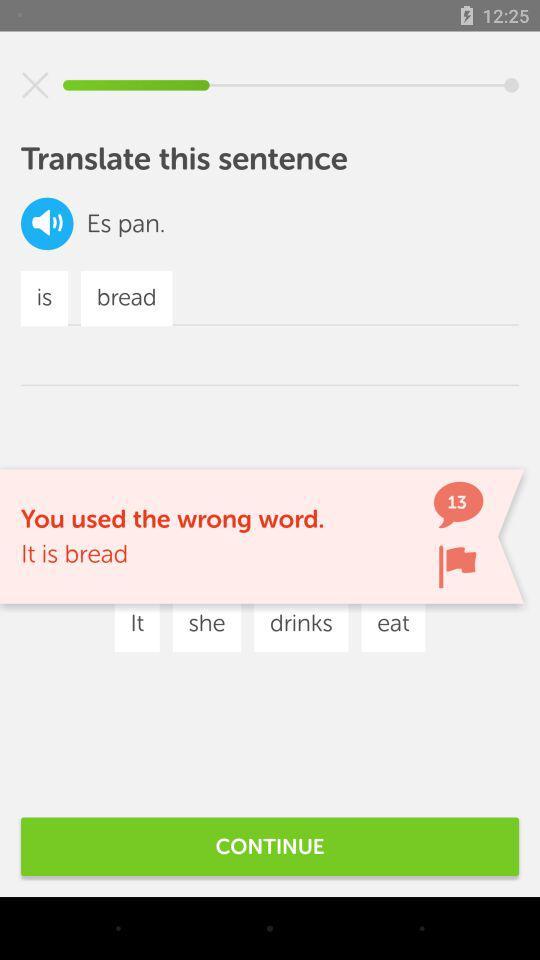 The image size is (540, 960). Describe the element at coordinates (205, 623) in the screenshot. I see `the item next to it item` at that location.